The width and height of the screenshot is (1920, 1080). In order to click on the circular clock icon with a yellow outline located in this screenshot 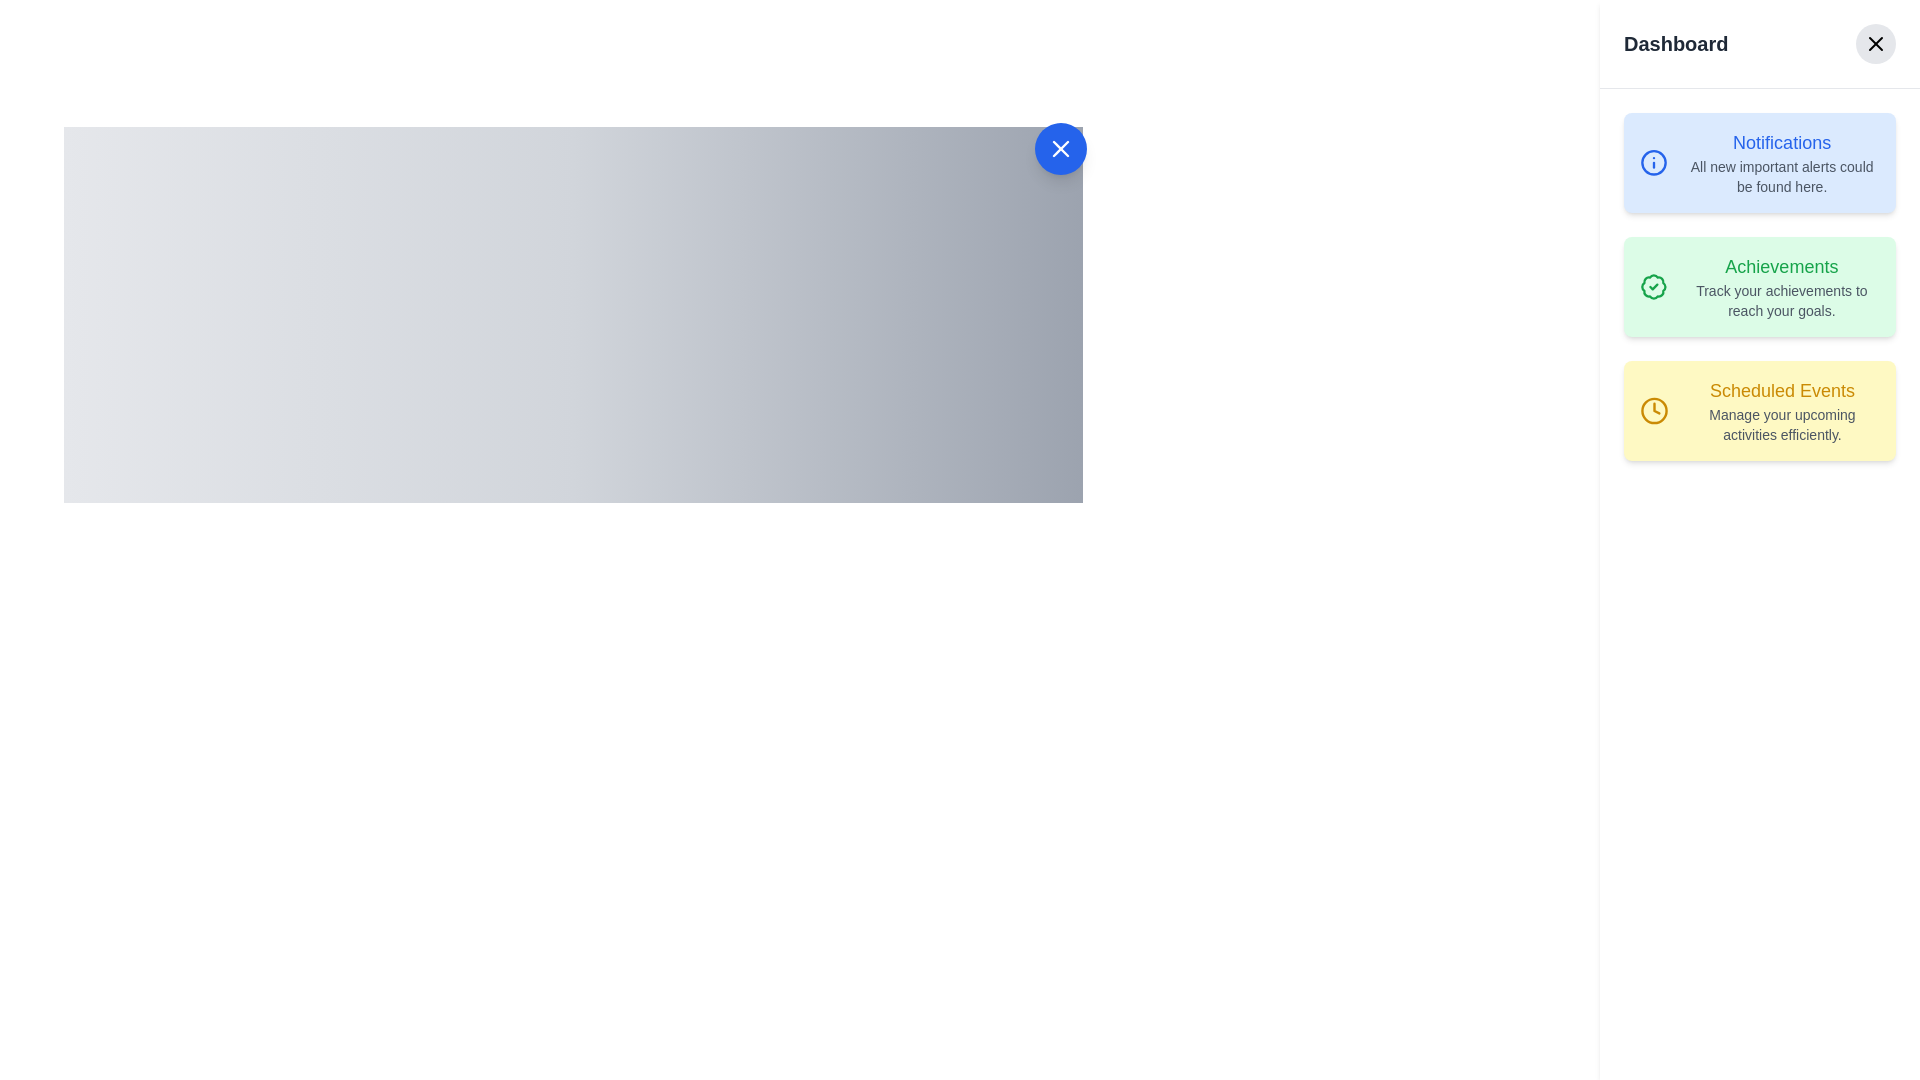, I will do `click(1654, 410)`.